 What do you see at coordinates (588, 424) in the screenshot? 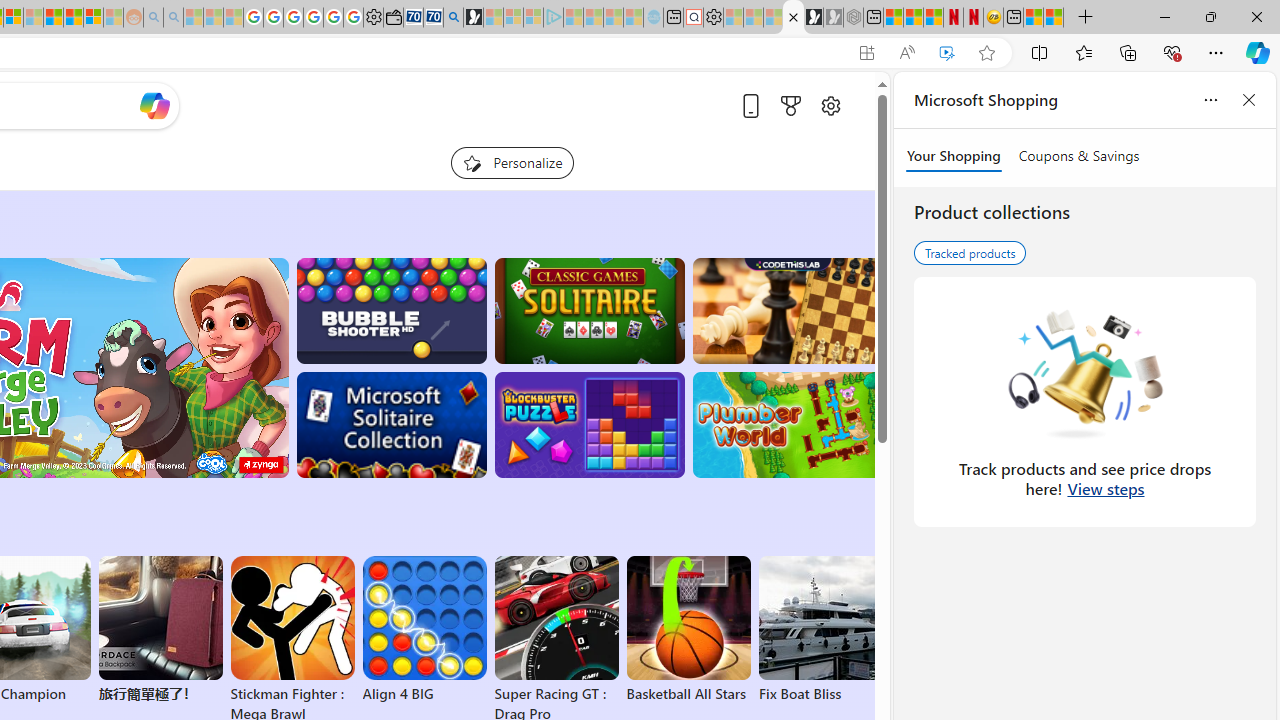
I see `'BlockBuster: Adventures Puzzle'` at bounding box center [588, 424].